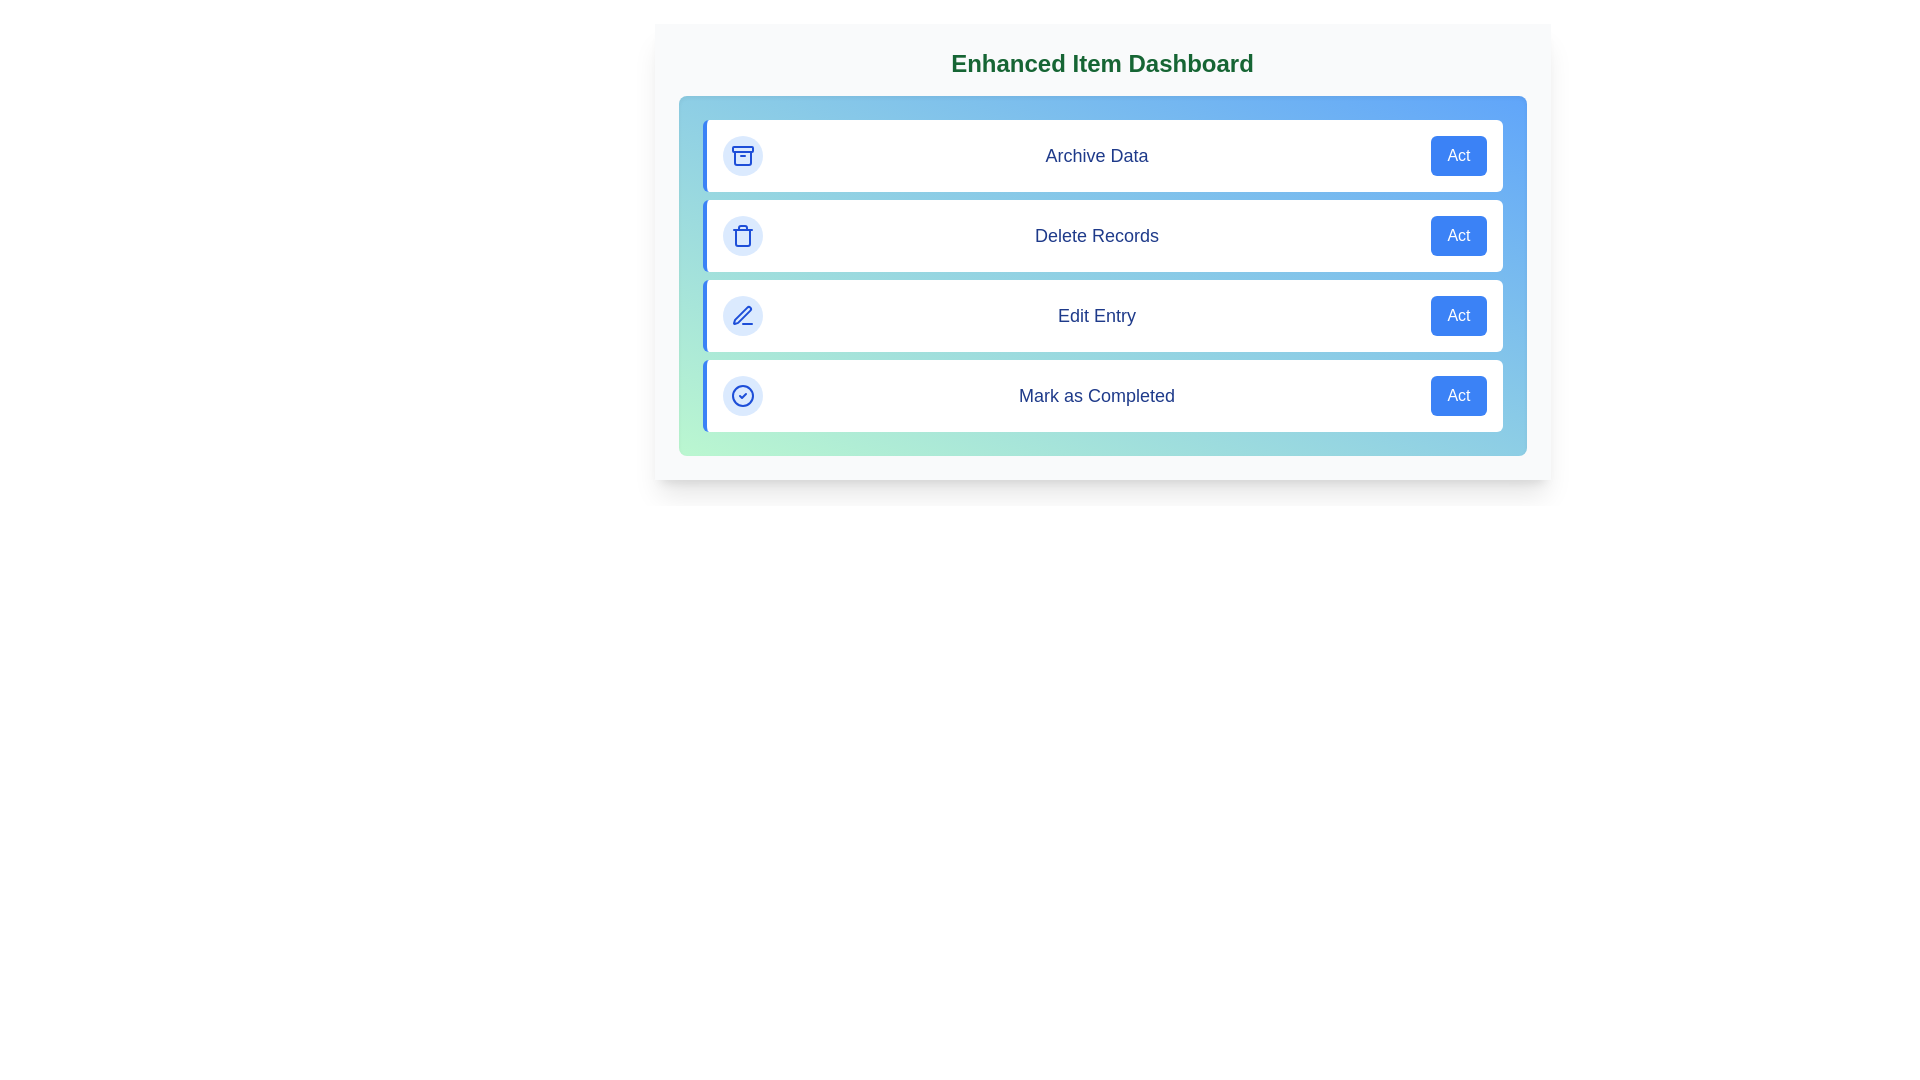 The height and width of the screenshot is (1080, 1920). What do you see at coordinates (1459, 234) in the screenshot?
I see `the 'Act' button for the action 'Delete Records'` at bounding box center [1459, 234].